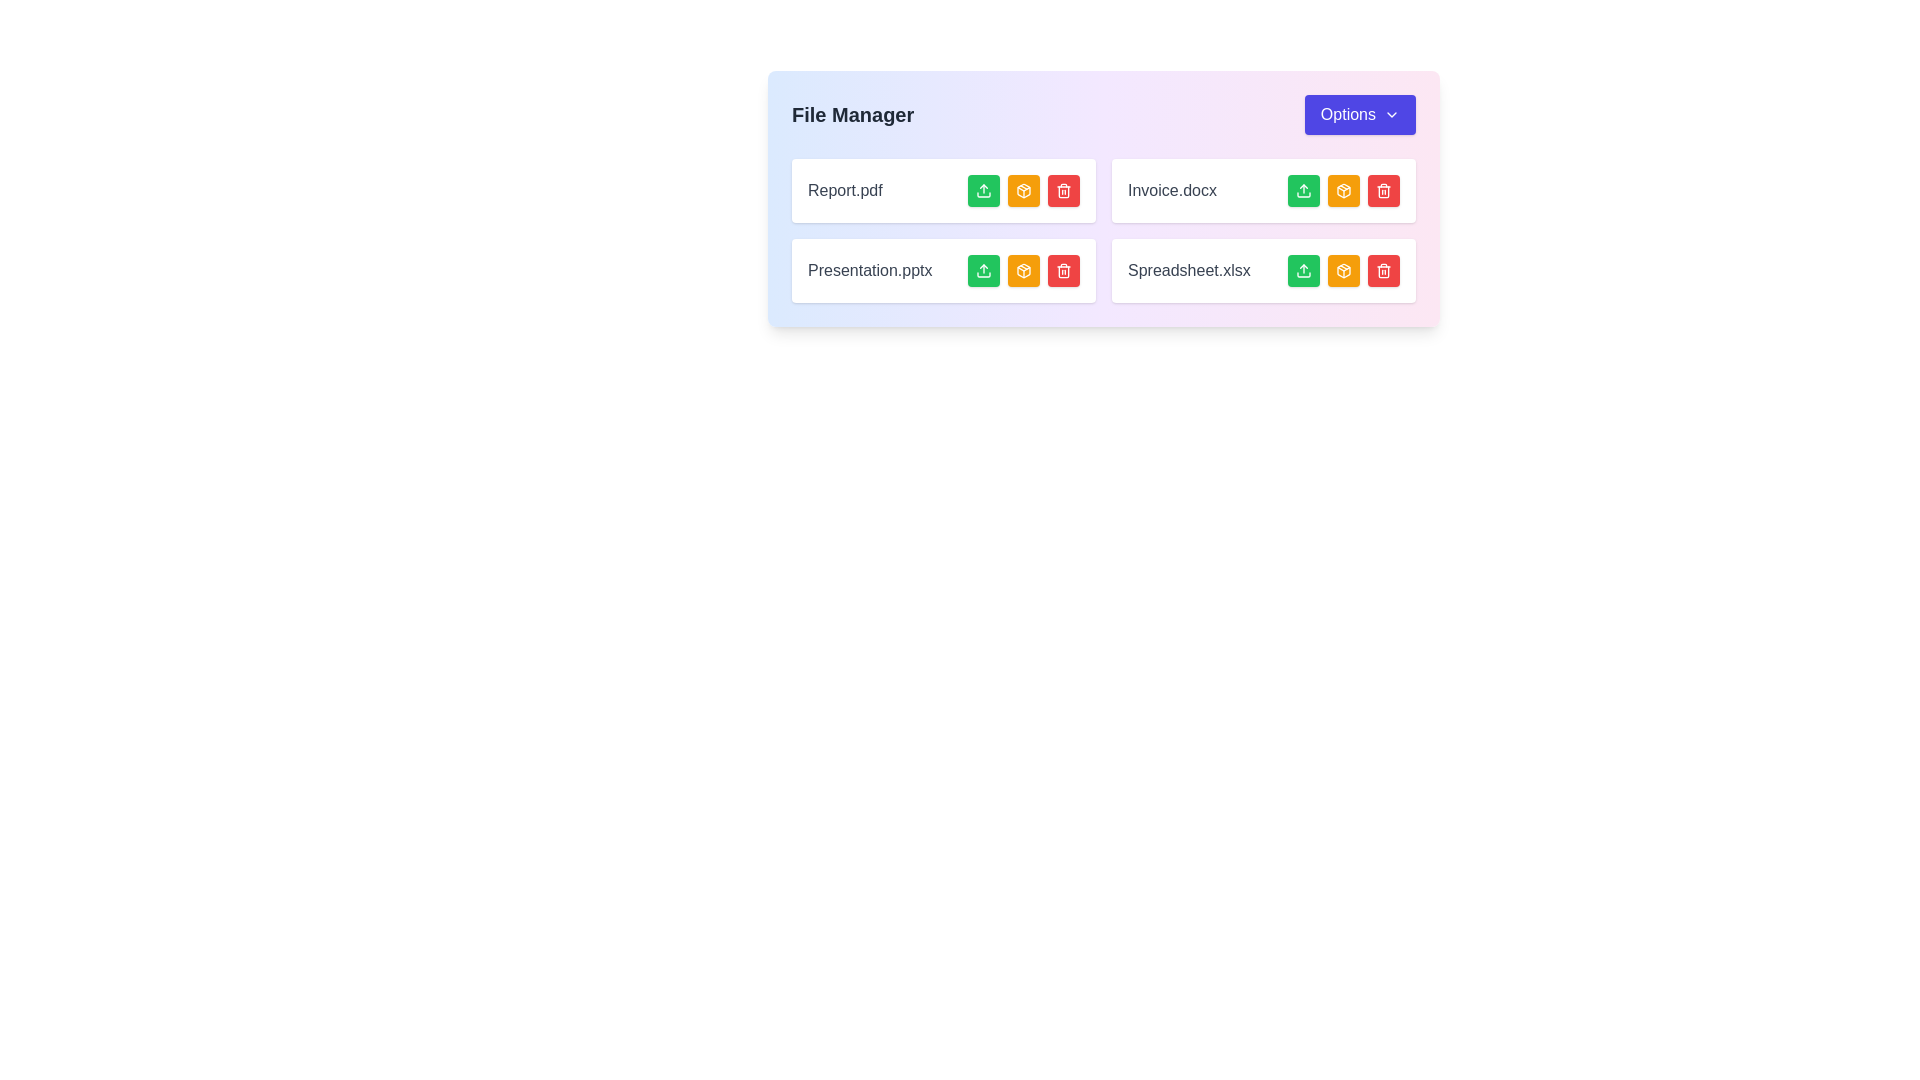 The width and height of the screenshot is (1920, 1080). I want to click on the small green square-shaped Icon button with an upward-pointing arrow, located in the second row of action items next to 'Presentation.pptx', so click(983, 270).